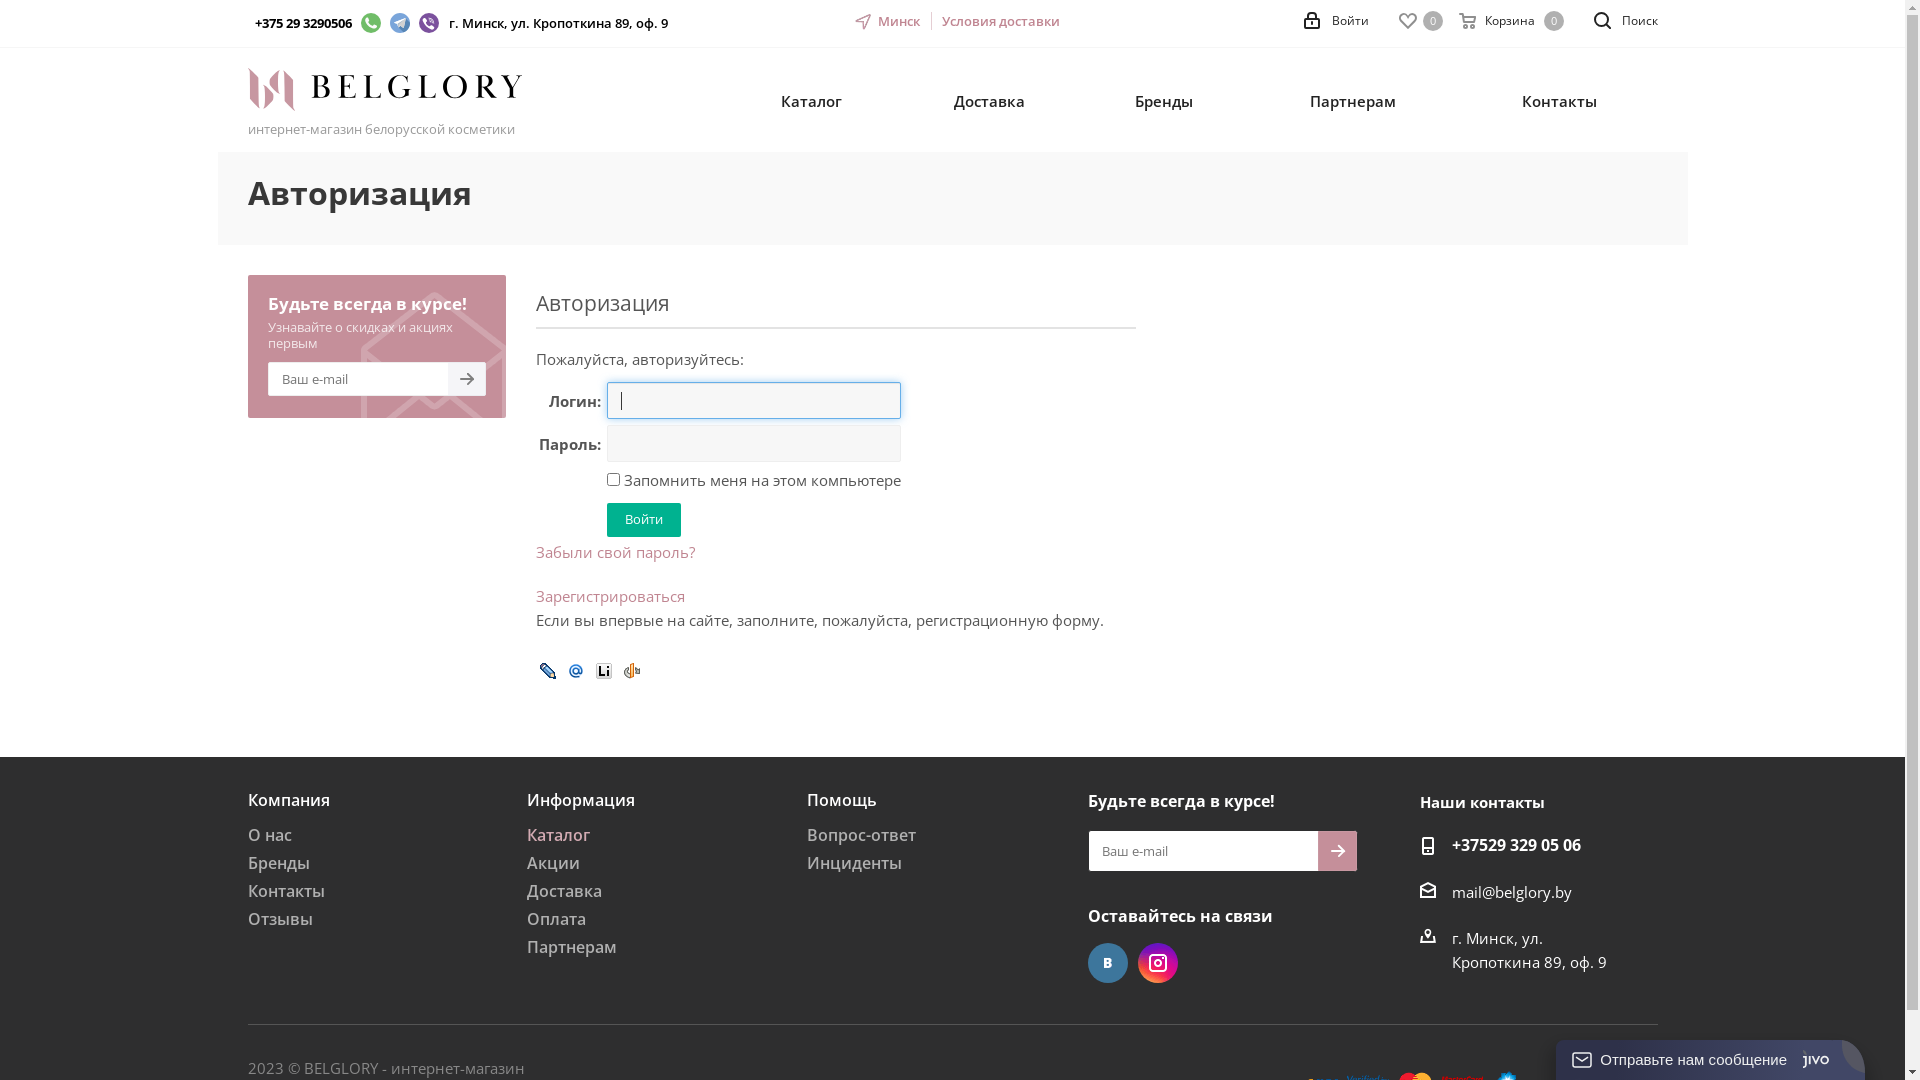 The image size is (1920, 1080). What do you see at coordinates (547, 669) in the screenshot?
I see `'Livejournal'` at bounding box center [547, 669].